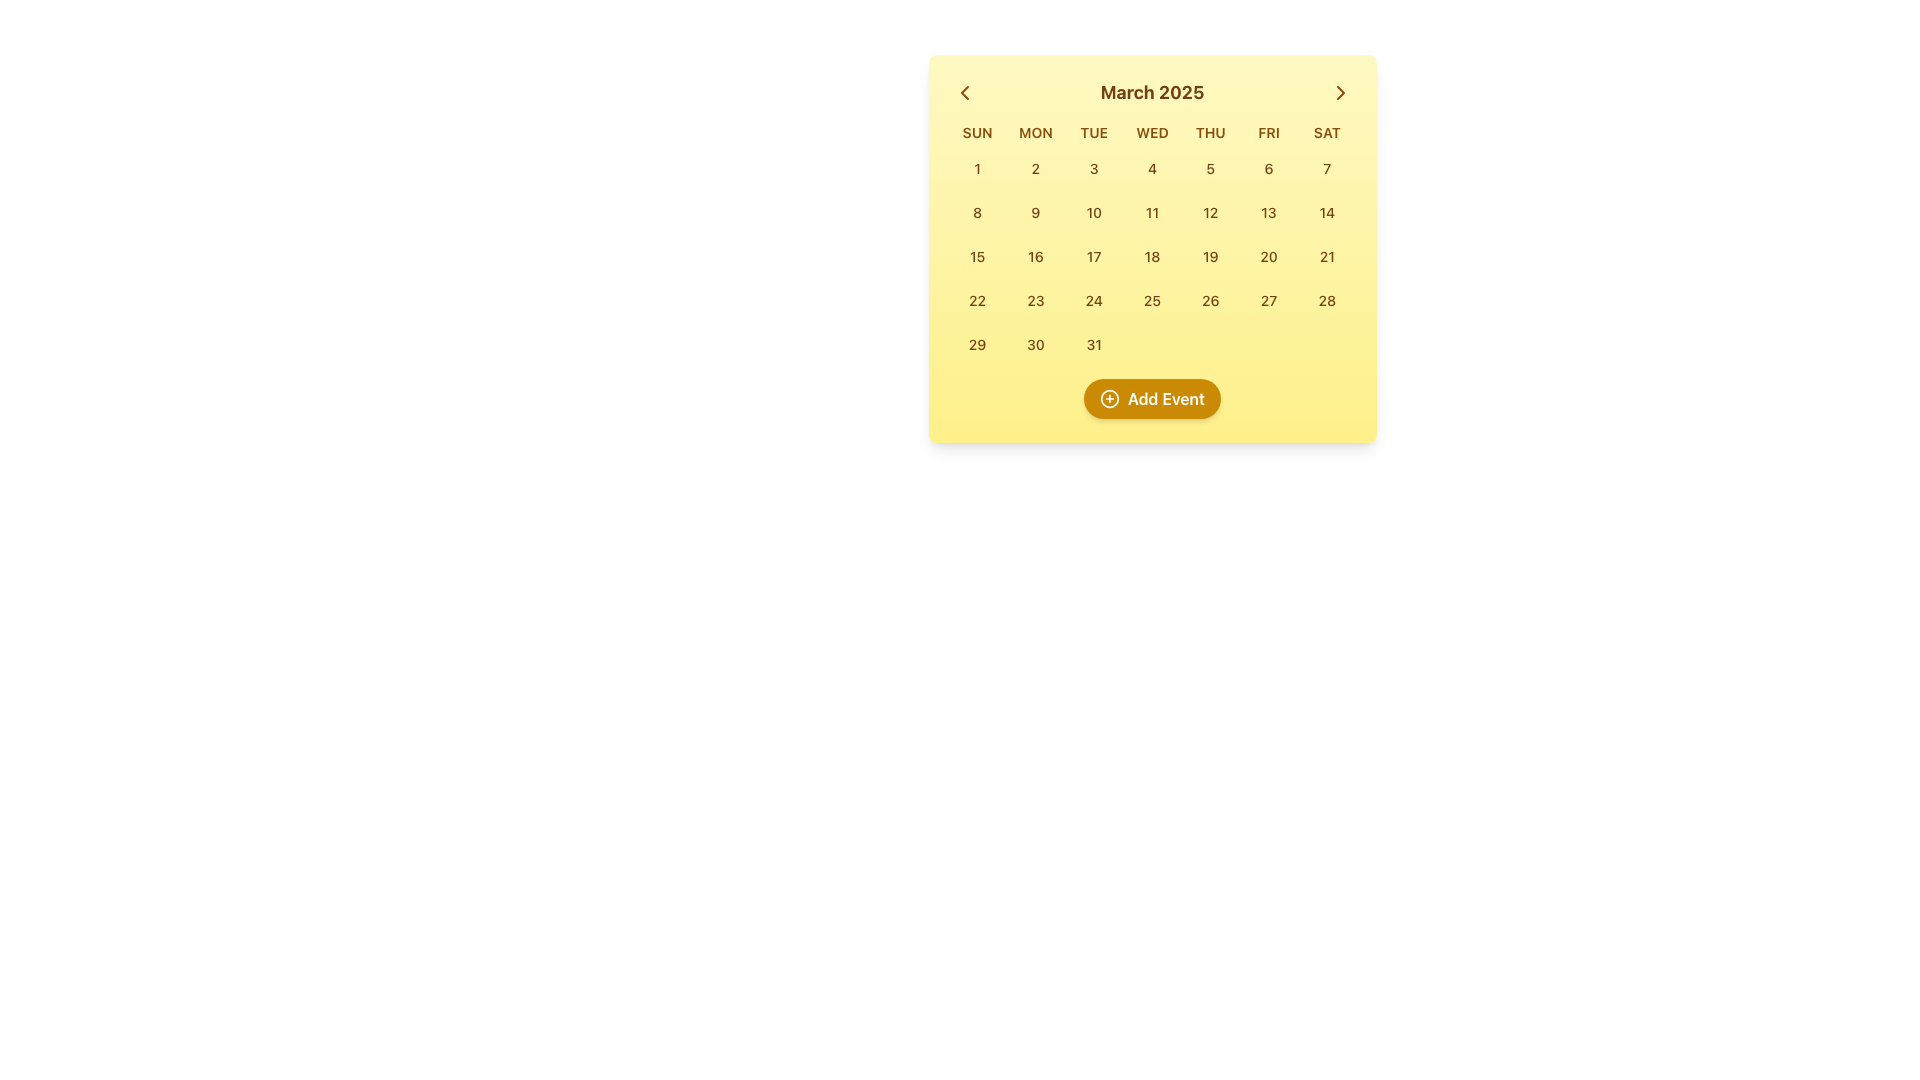  I want to click on the text indicating the date '29' within the calendar interface, located in the lower-right corner of the calendar grid, so click(977, 343).